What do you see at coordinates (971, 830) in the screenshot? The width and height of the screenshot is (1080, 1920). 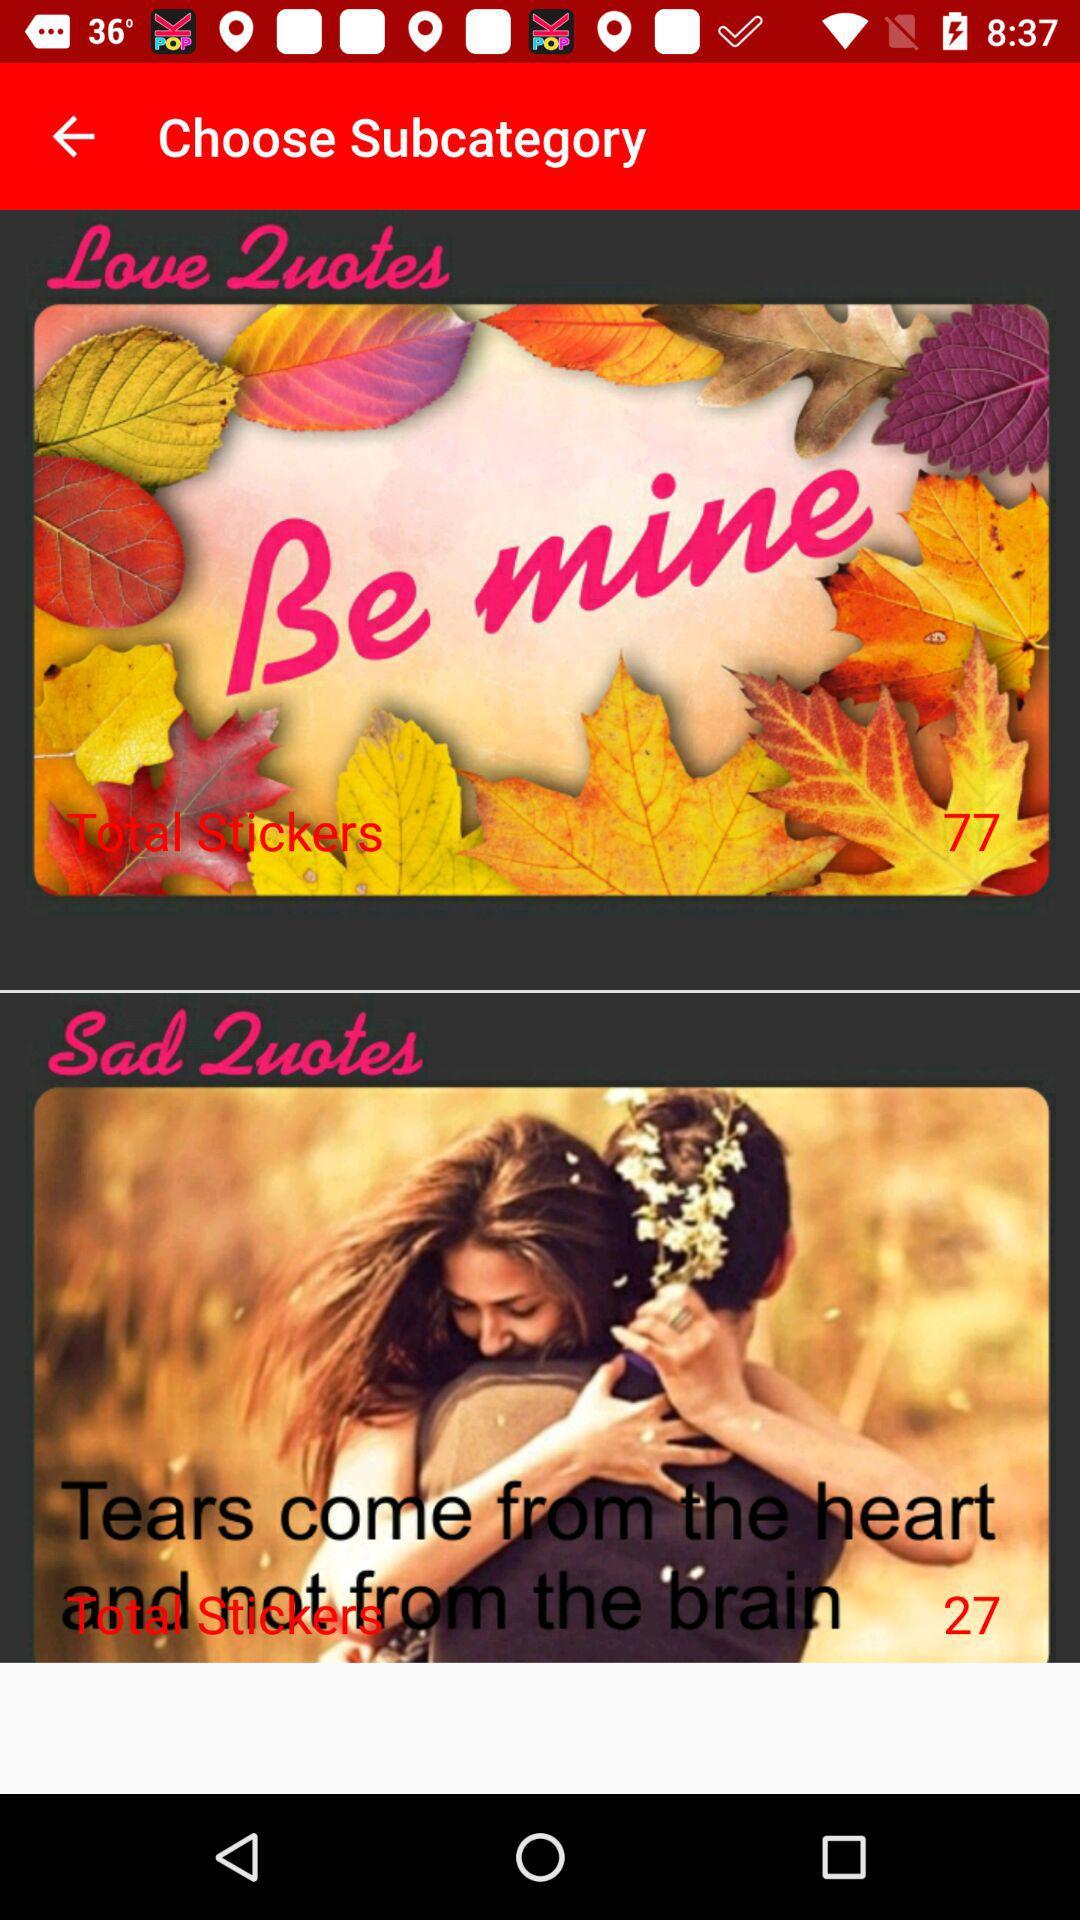 I see `item next to total stickers icon` at bounding box center [971, 830].